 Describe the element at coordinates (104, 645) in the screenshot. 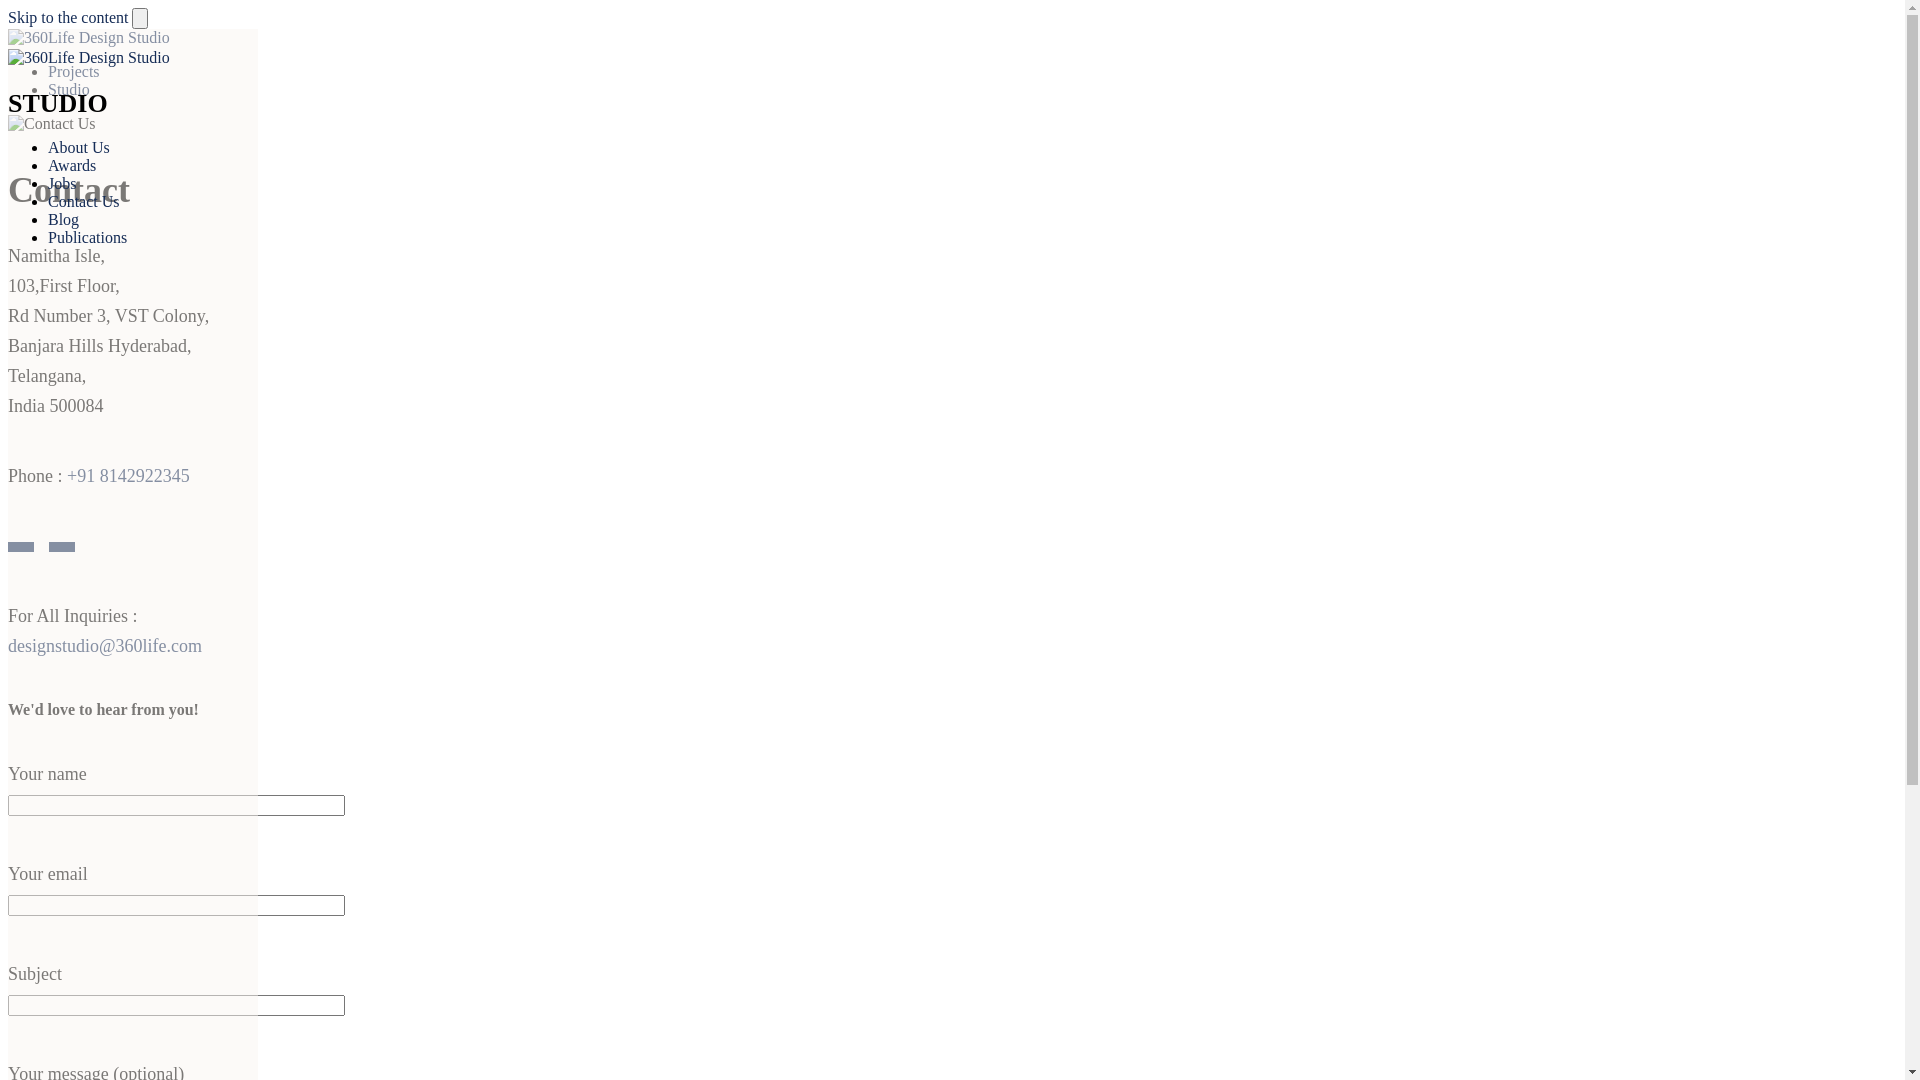

I see `'designstudio@360life.com'` at that location.